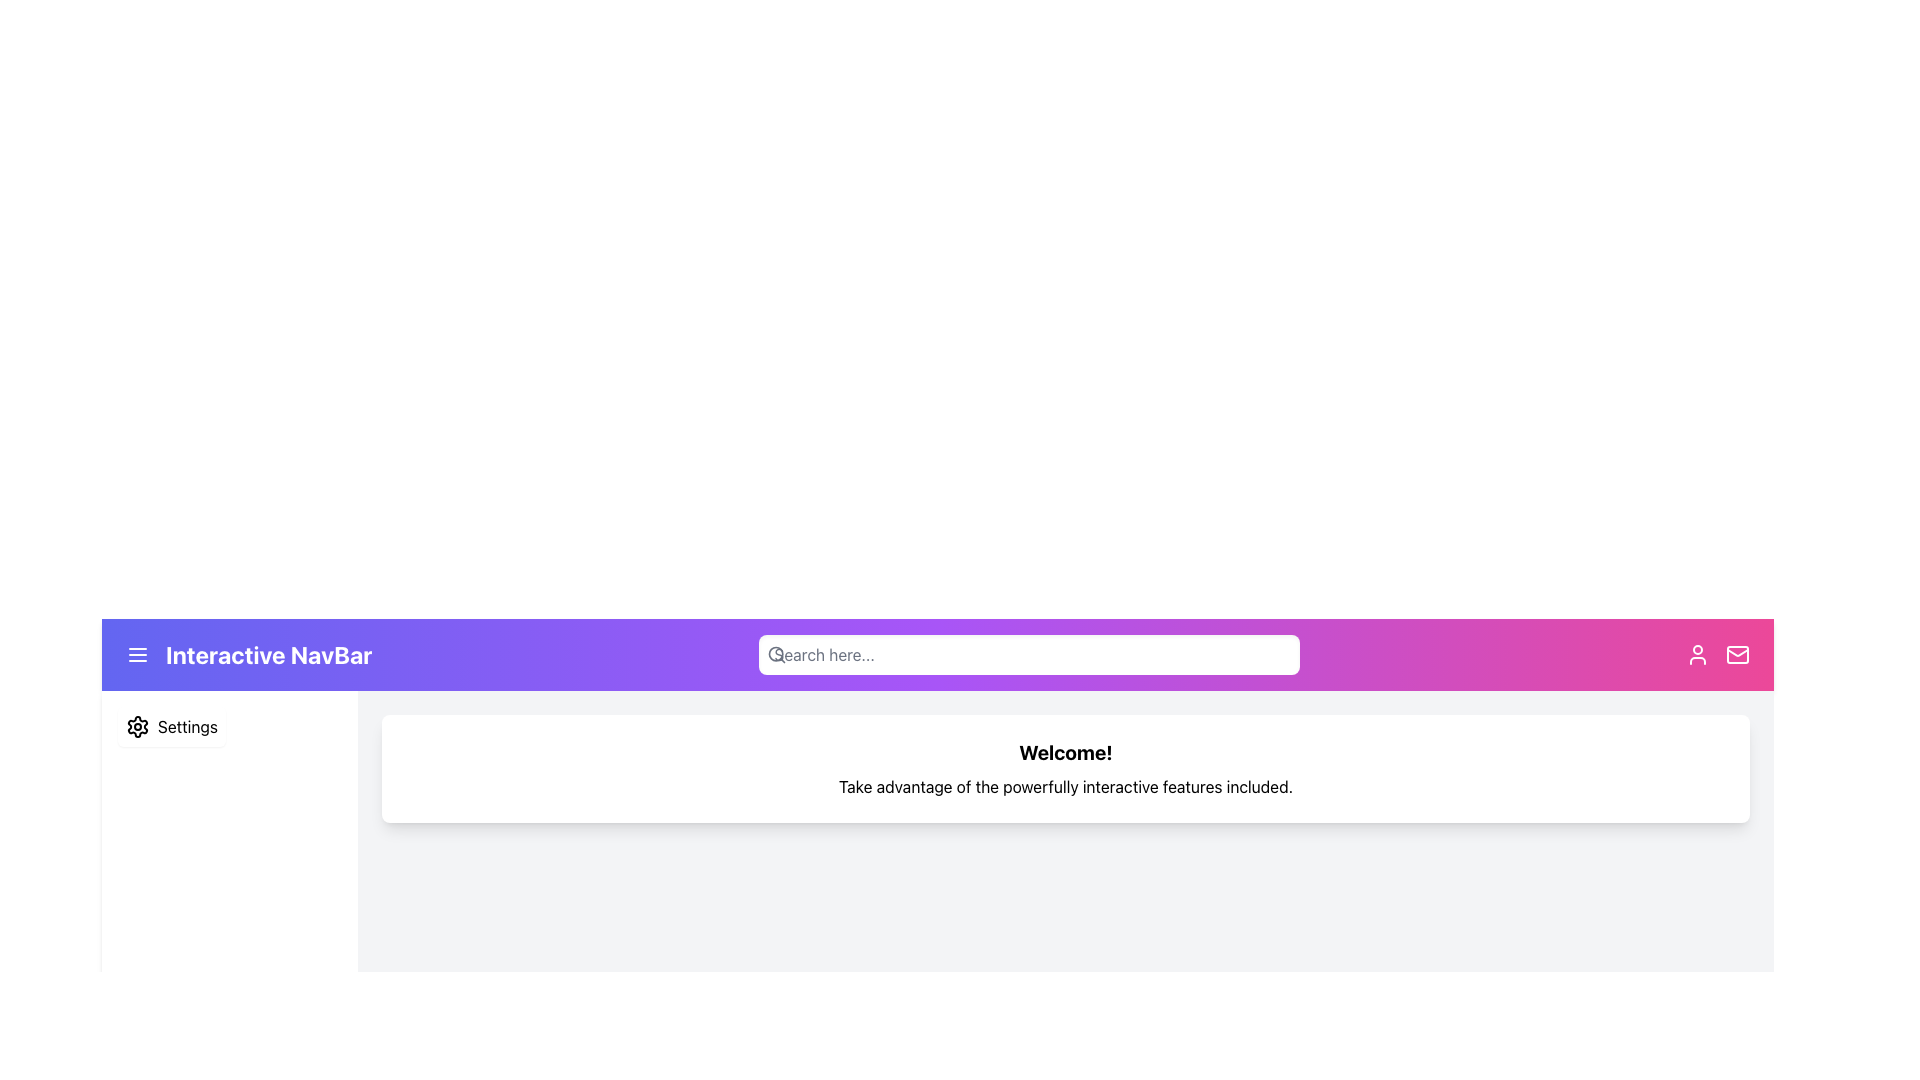 The width and height of the screenshot is (1920, 1080). Describe the element at coordinates (137, 655) in the screenshot. I see `the hamburger menu icon located in the purple section of the top navigation bar` at that location.